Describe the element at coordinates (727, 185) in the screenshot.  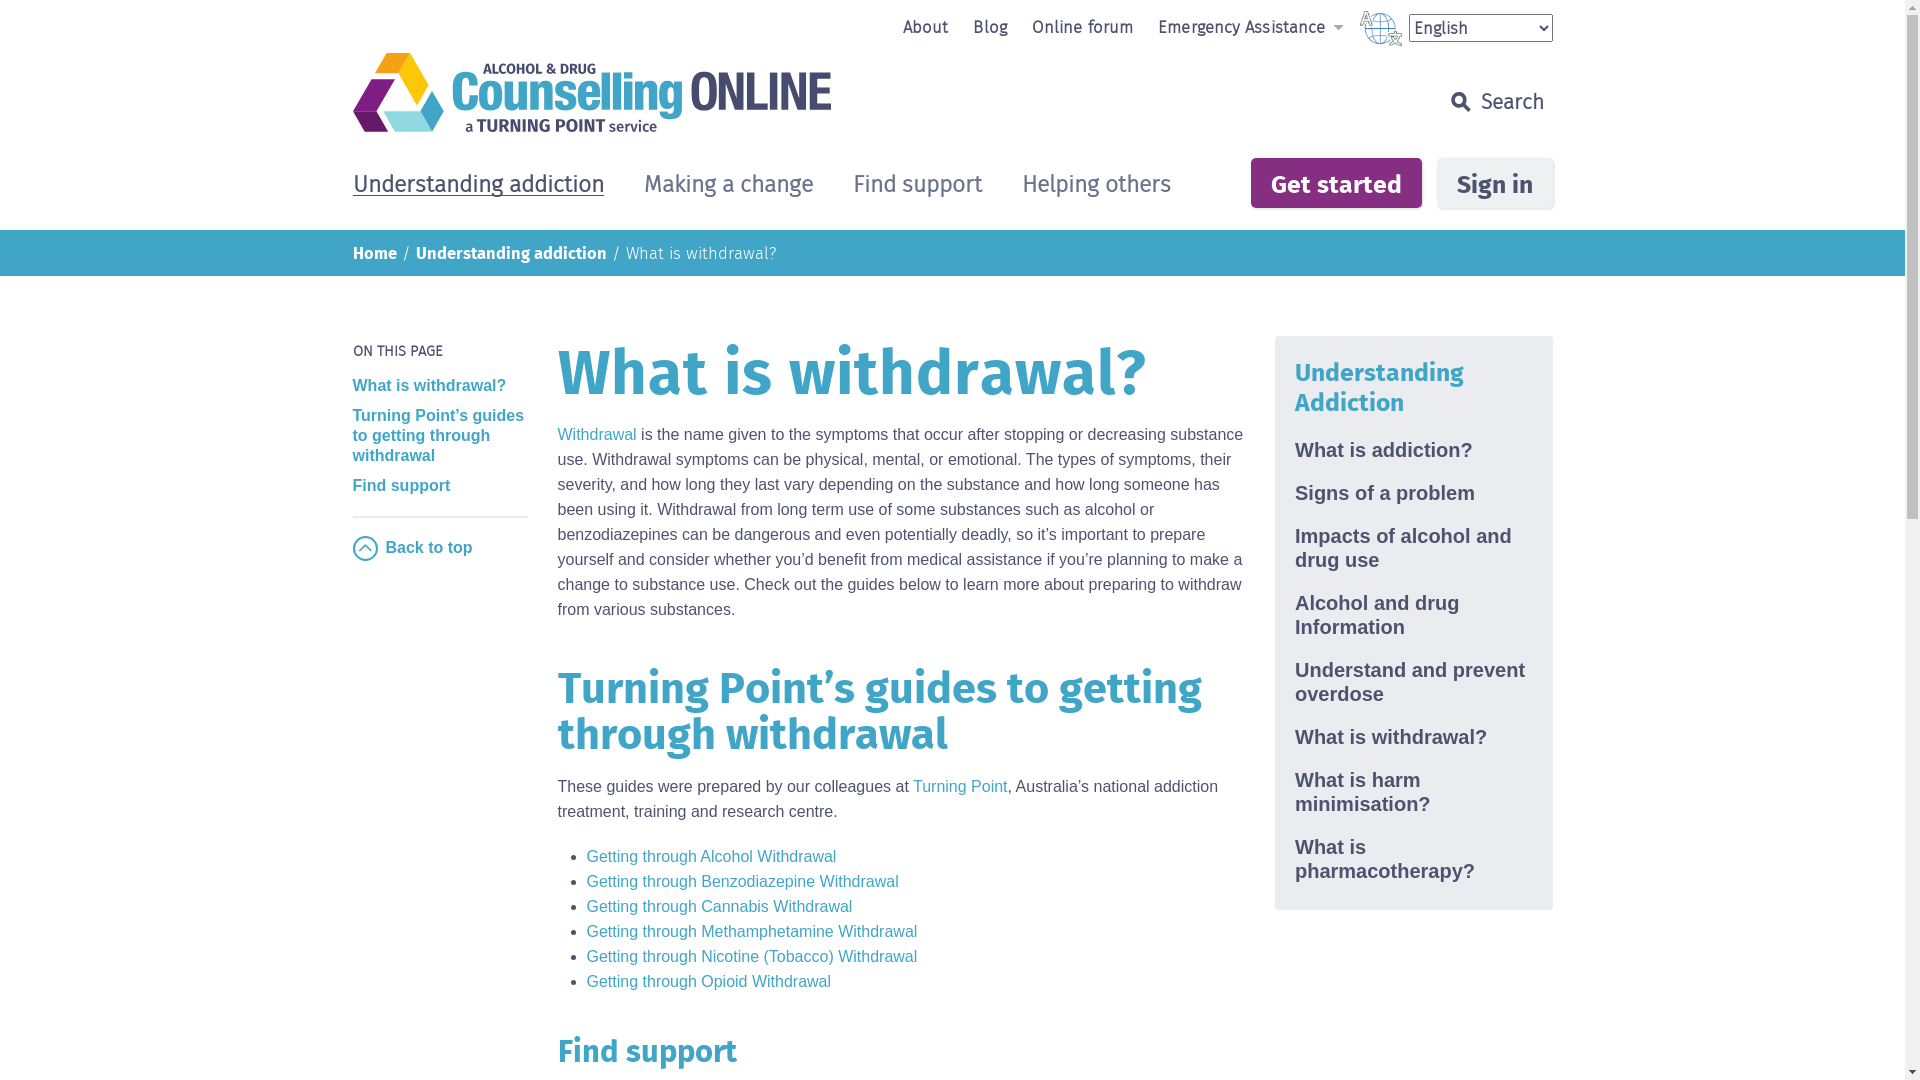
I see `'Making a change'` at that location.